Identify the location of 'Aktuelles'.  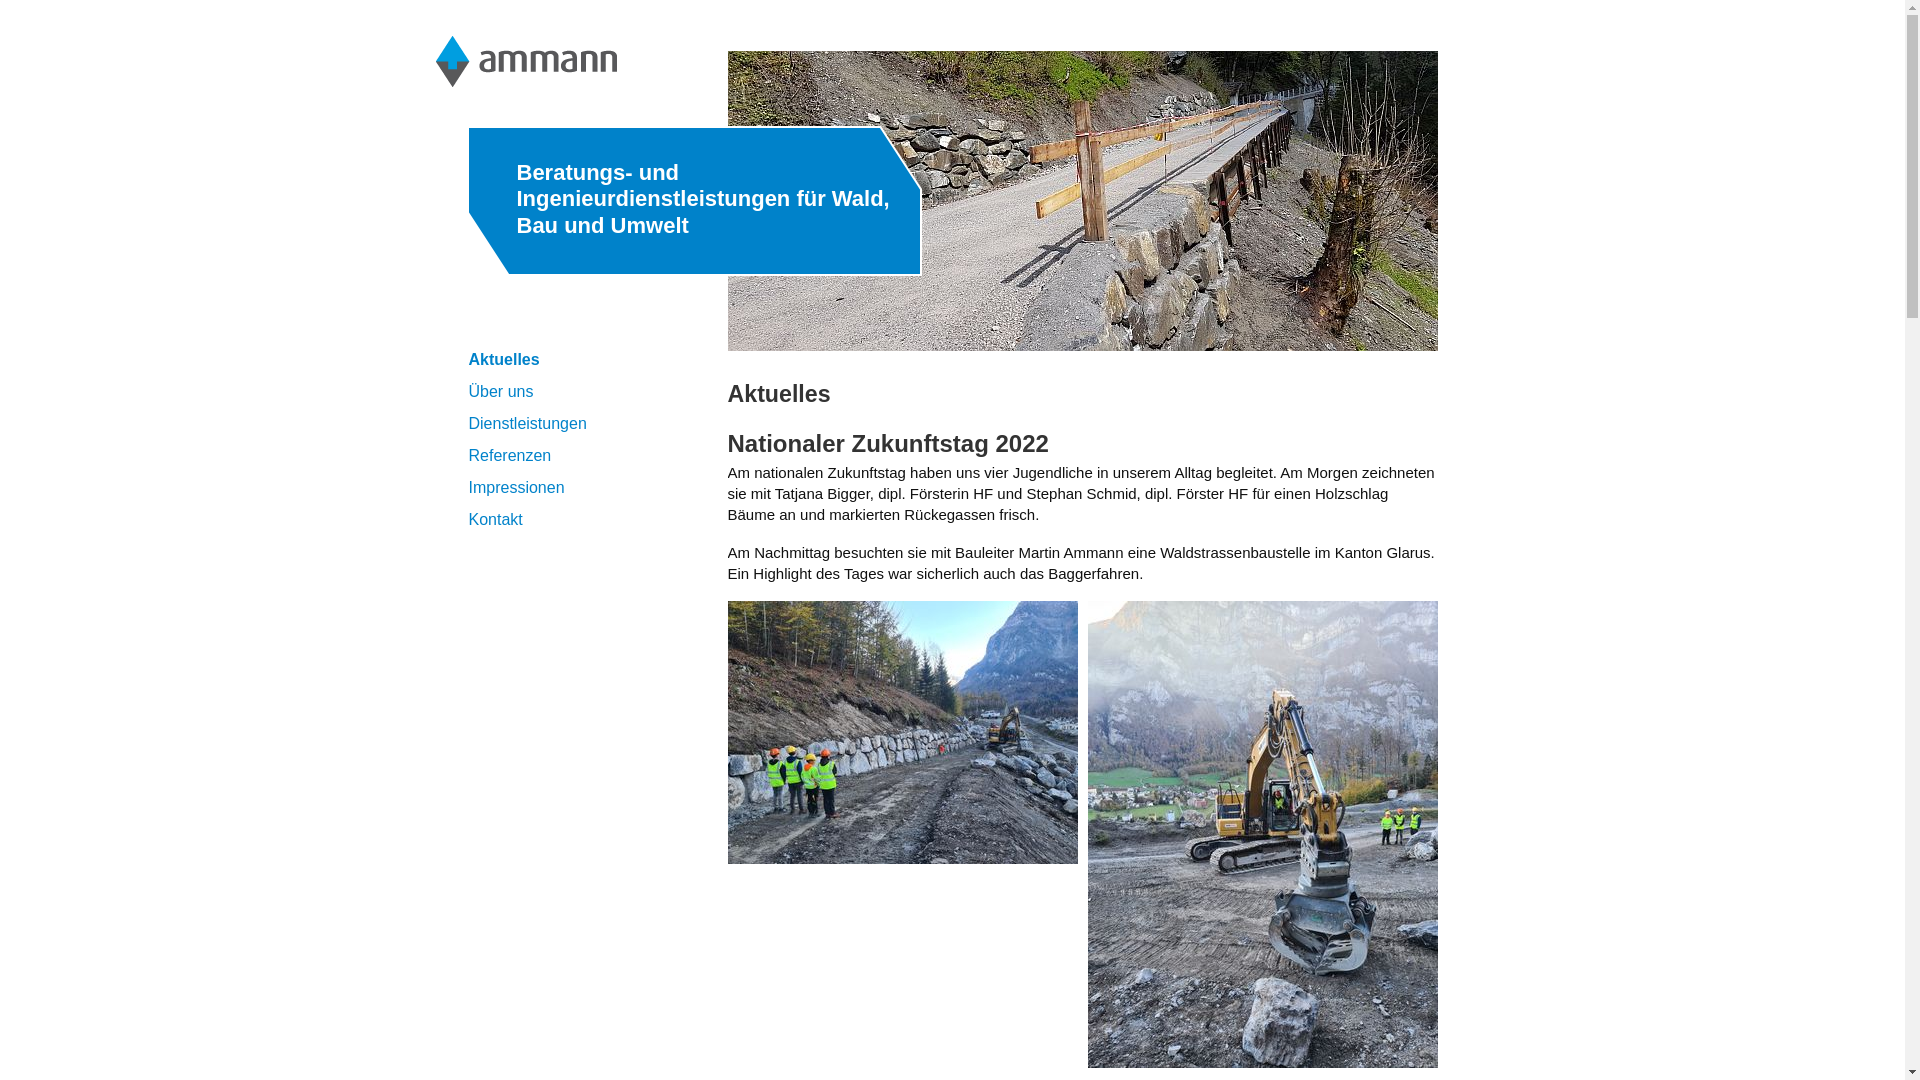
(503, 358).